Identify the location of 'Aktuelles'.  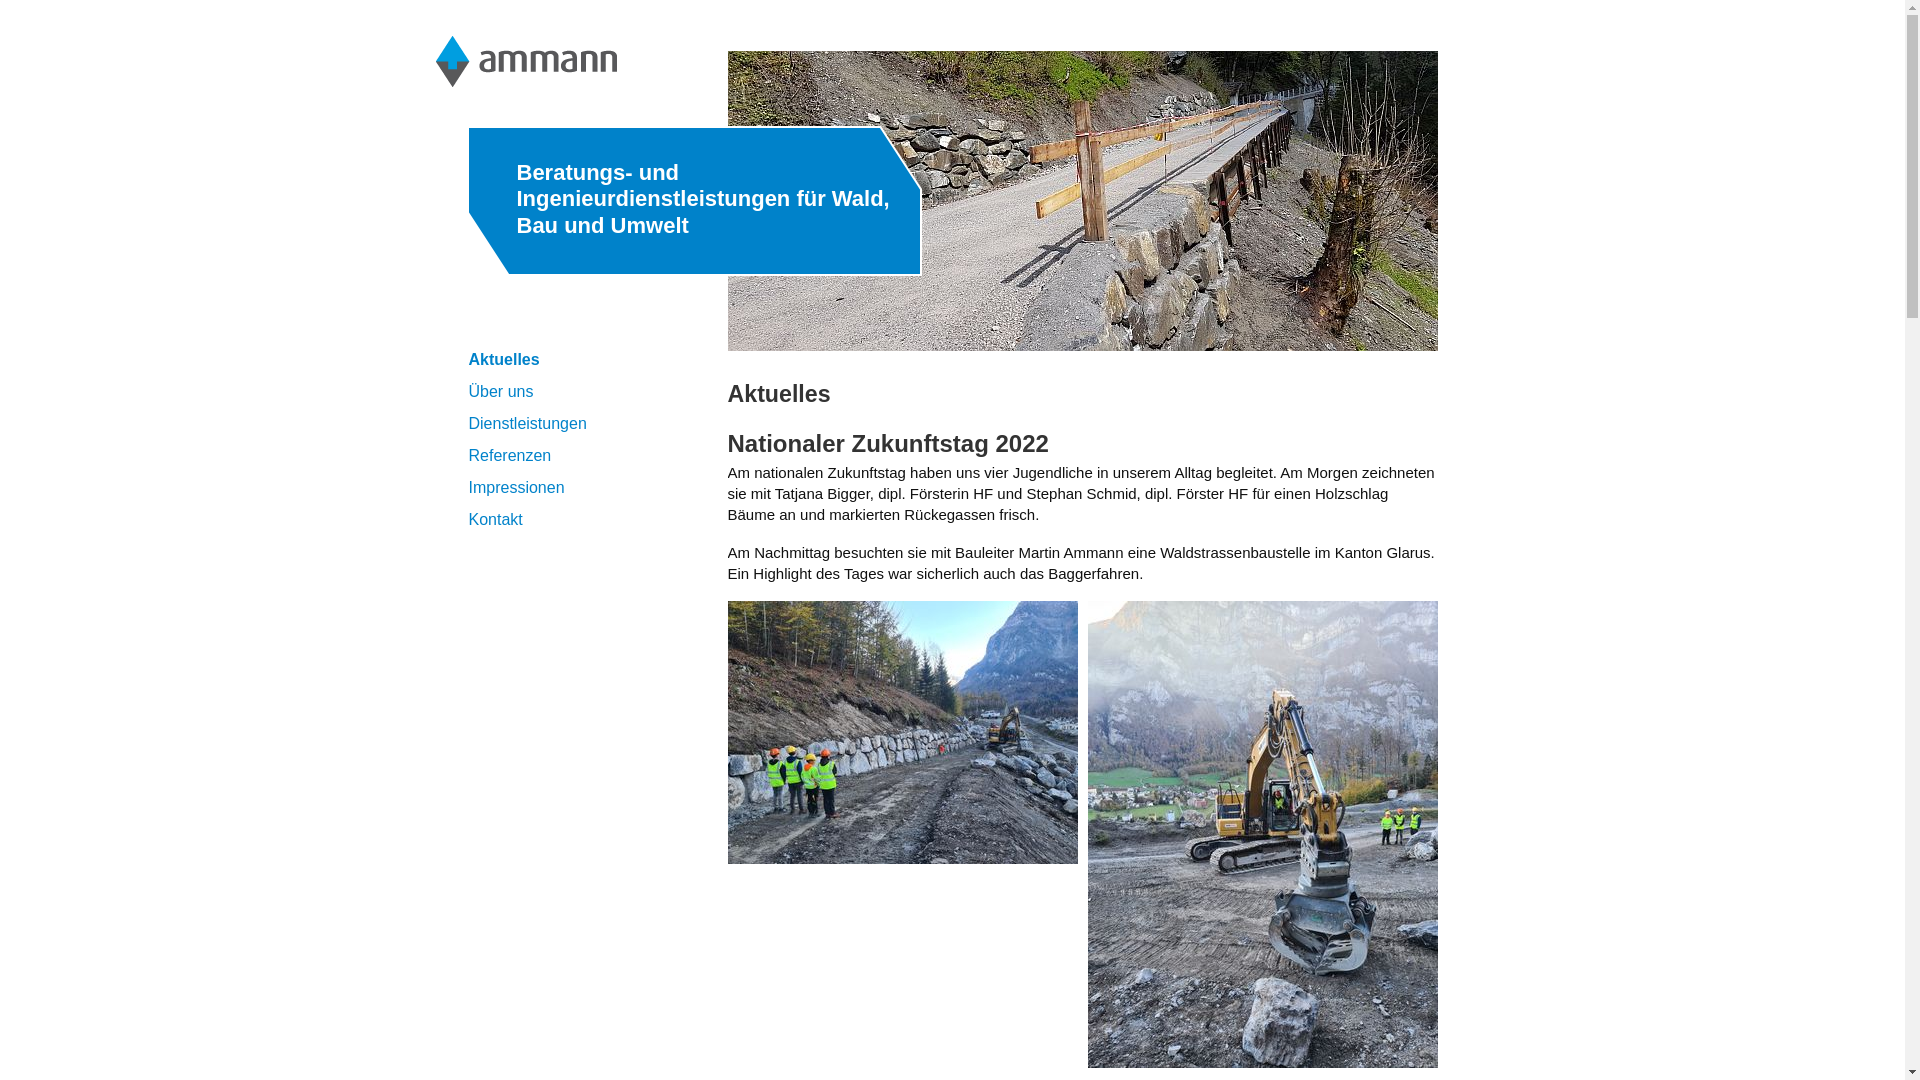
(503, 358).